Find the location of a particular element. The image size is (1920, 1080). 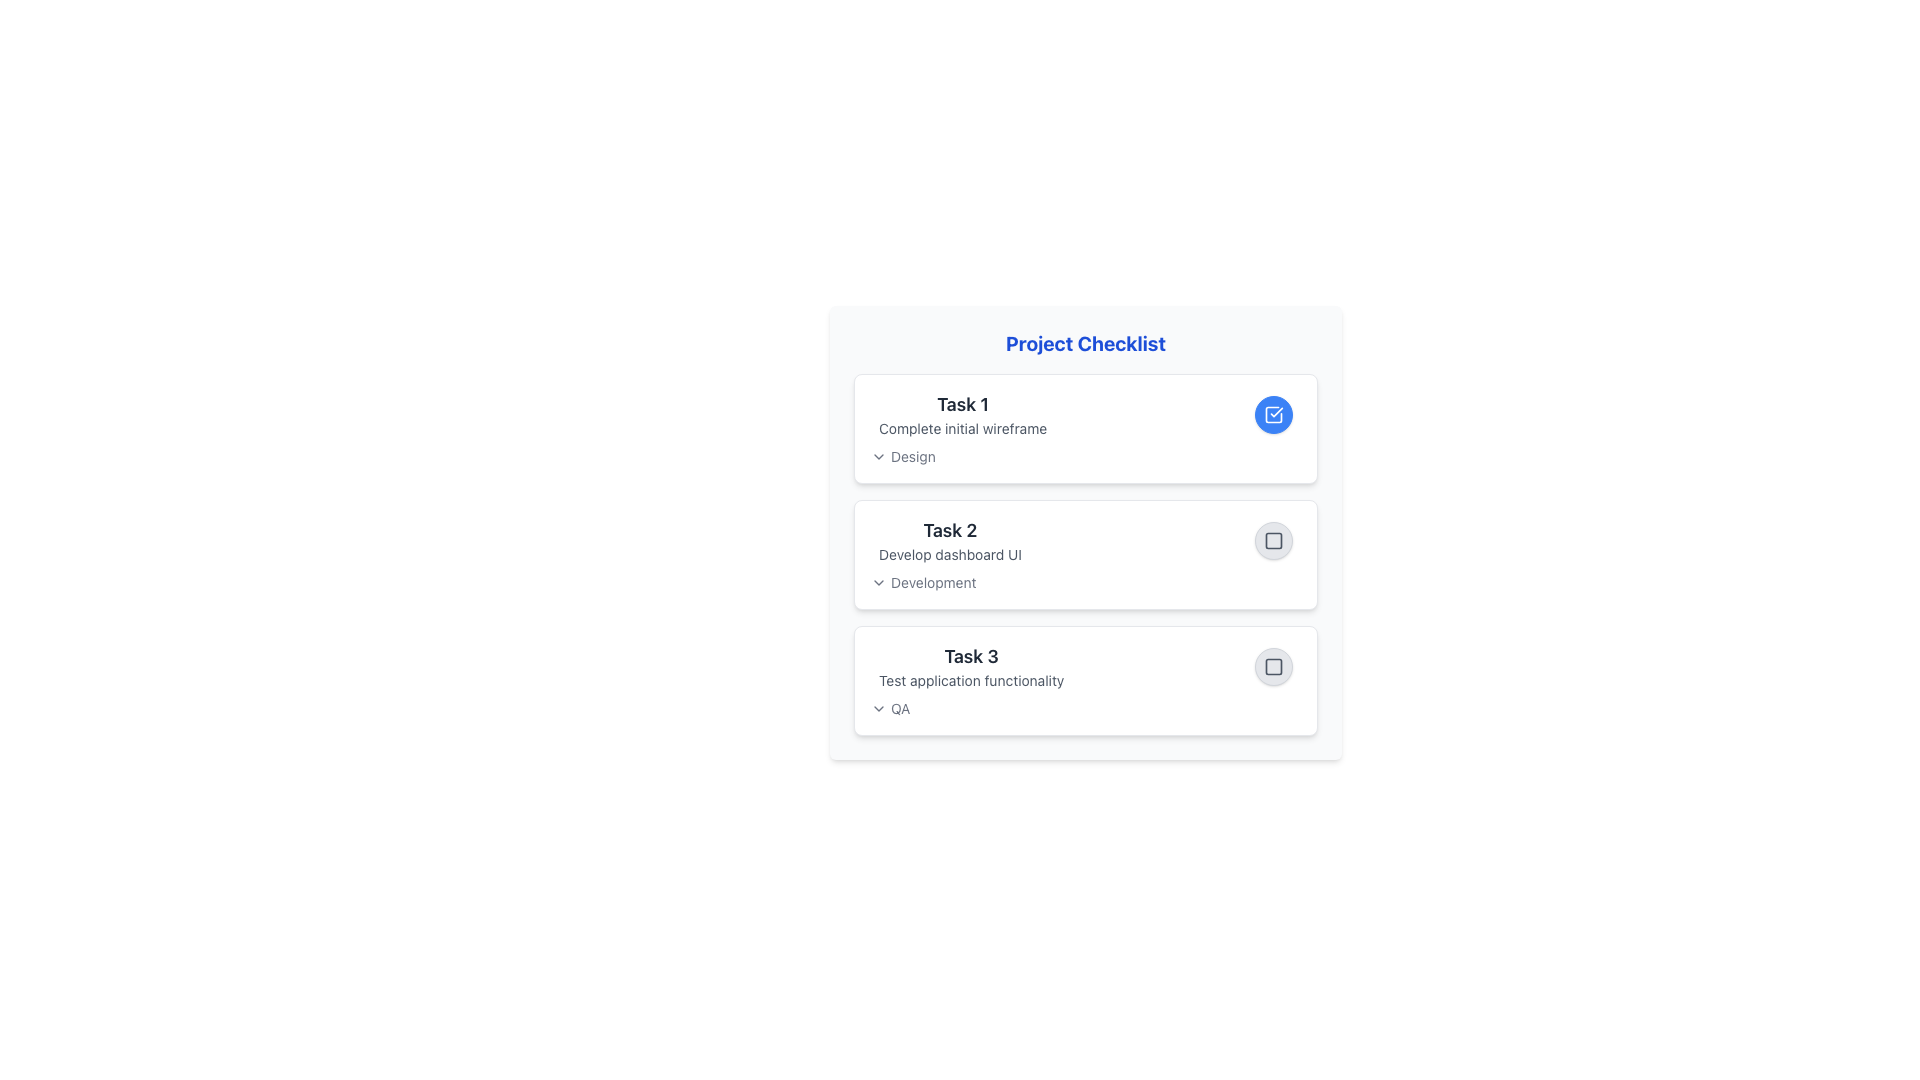

the dropdown icon located to the left of the 'QA' text in the Task 3 section is located at coordinates (878, 708).